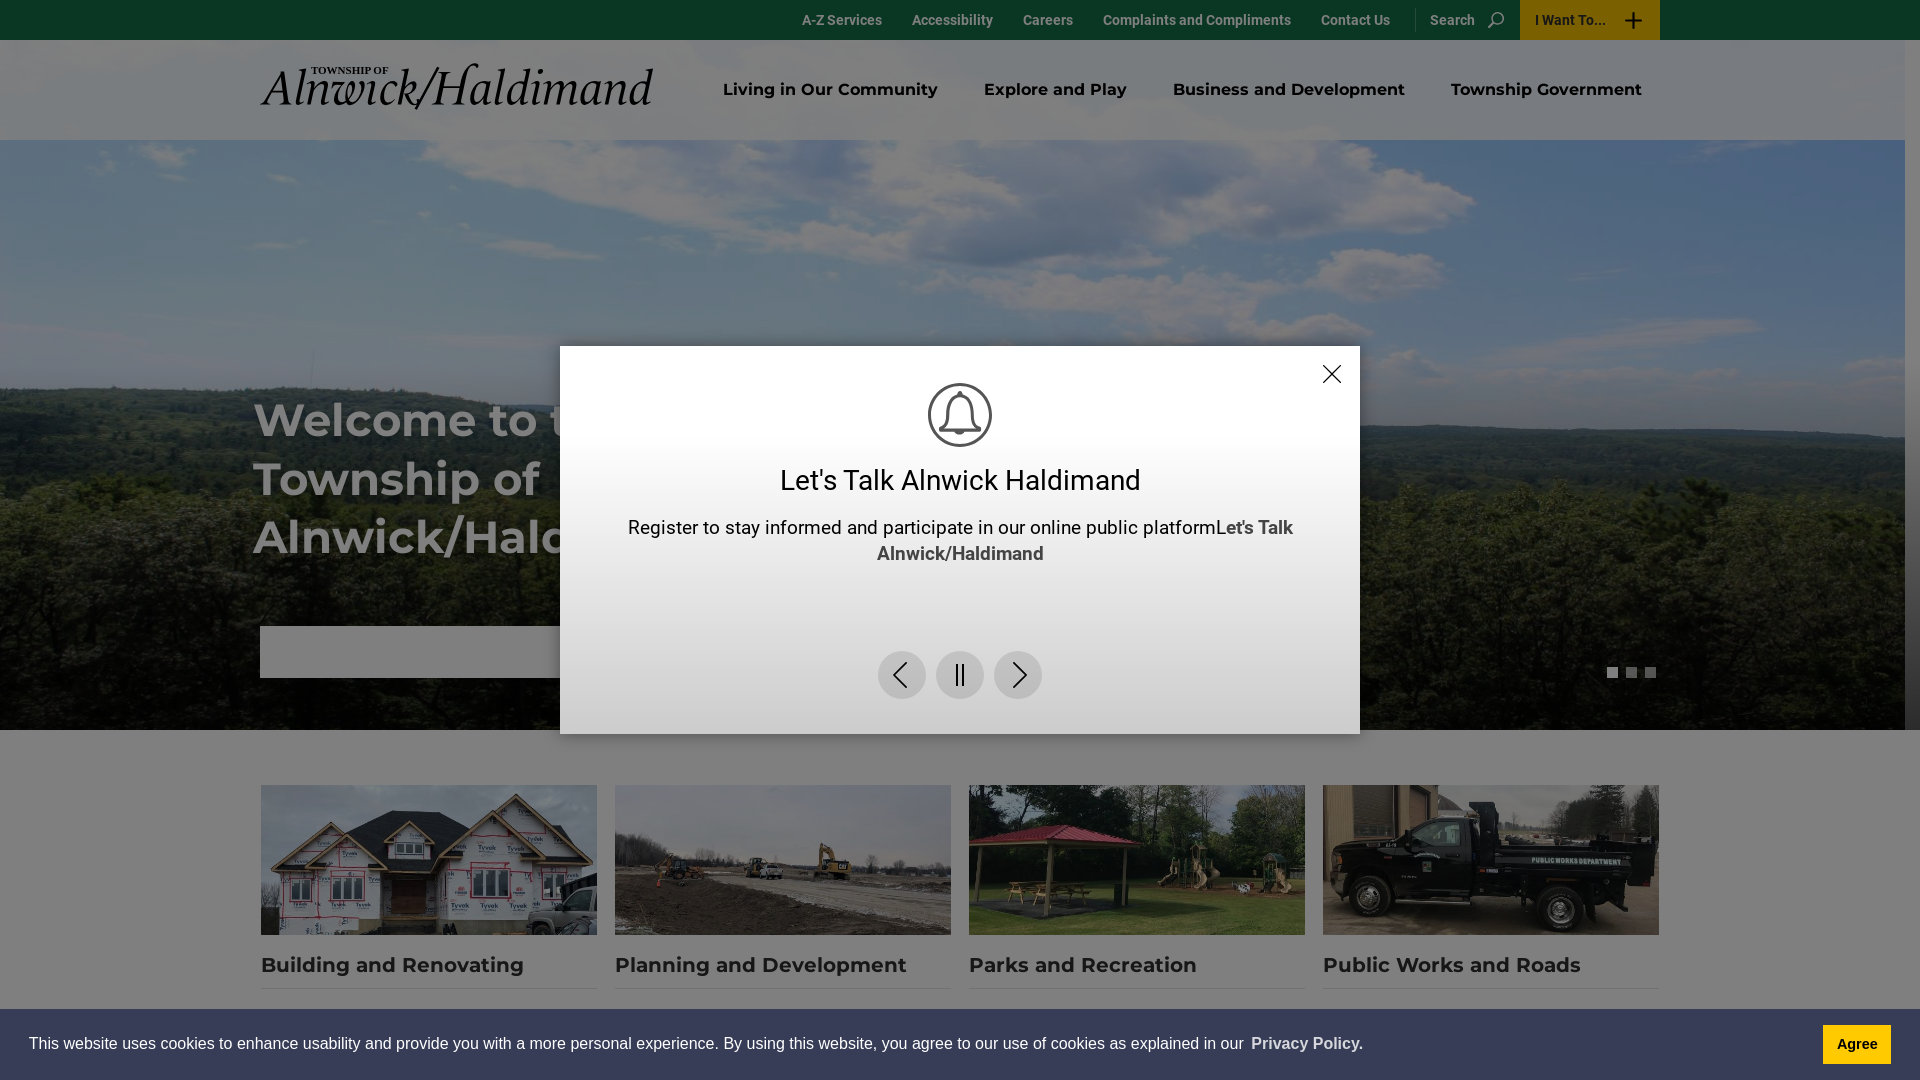 The image size is (1920, 1080). What do you see at coordinates (965, 88) in the screenshot?
I see `'Explore and Play'` at bounding box center [965, 88].